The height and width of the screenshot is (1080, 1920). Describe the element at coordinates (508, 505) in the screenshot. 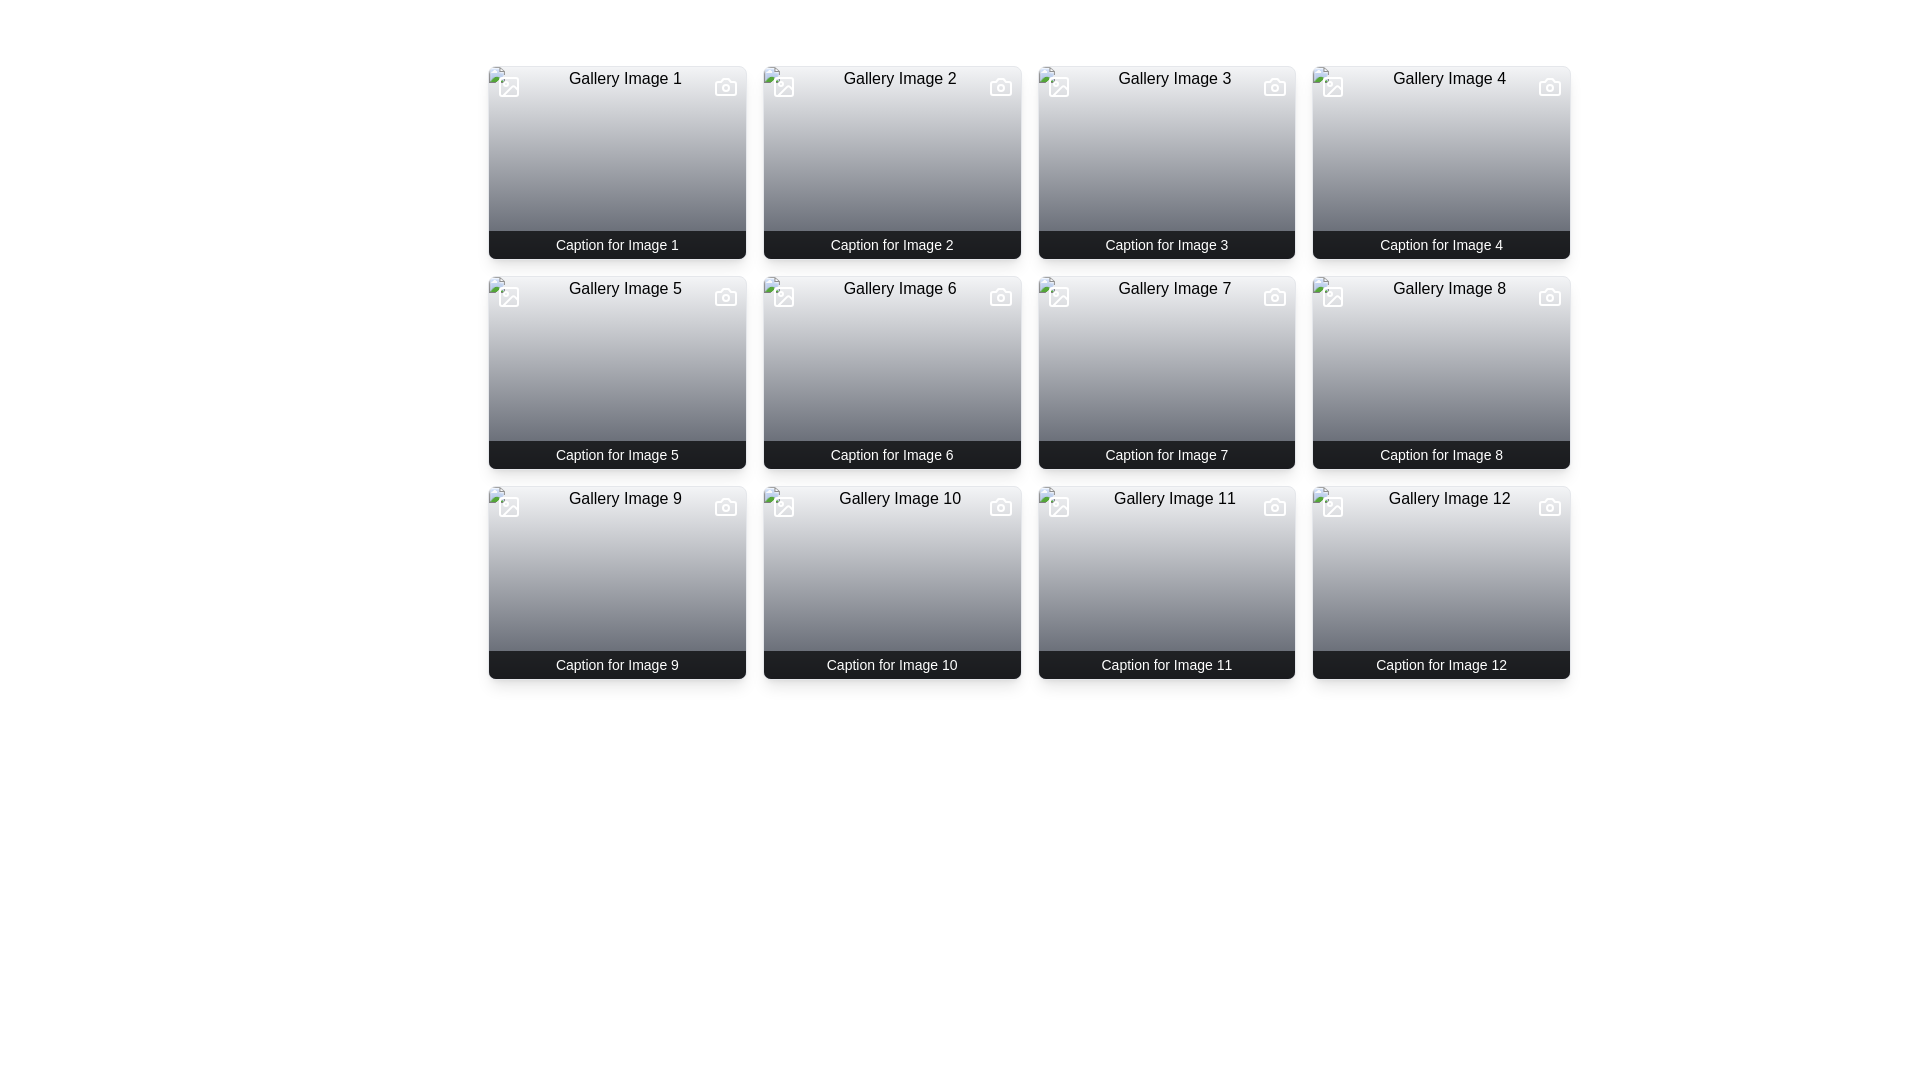

I see `large rounded rectangle graphical element located at the top-left corner of the thumbnail for 'Gallery Image 9'` at that location.